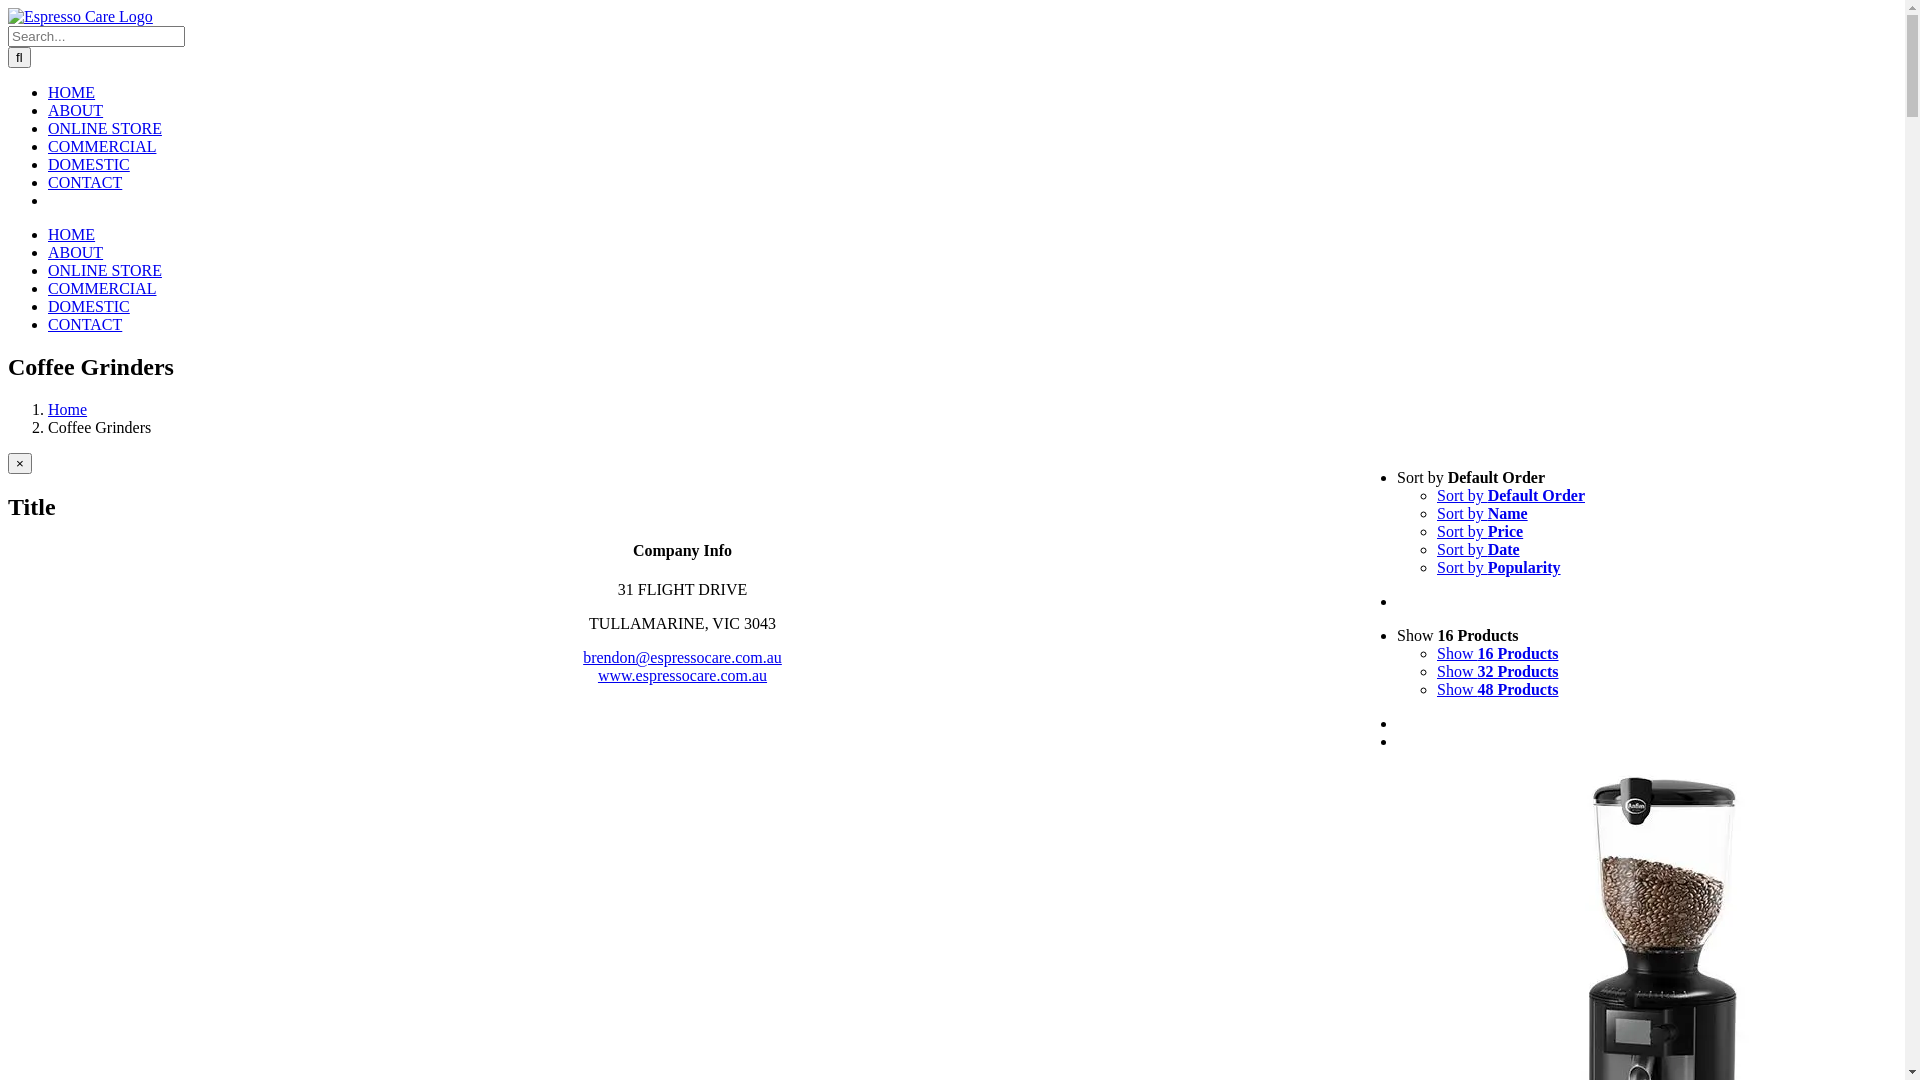 This screenshot has width=1920, height=1080. Describe the element at coordinates (1435, 653) in the screenshot. I see `'Show 16 Products'` at that location.